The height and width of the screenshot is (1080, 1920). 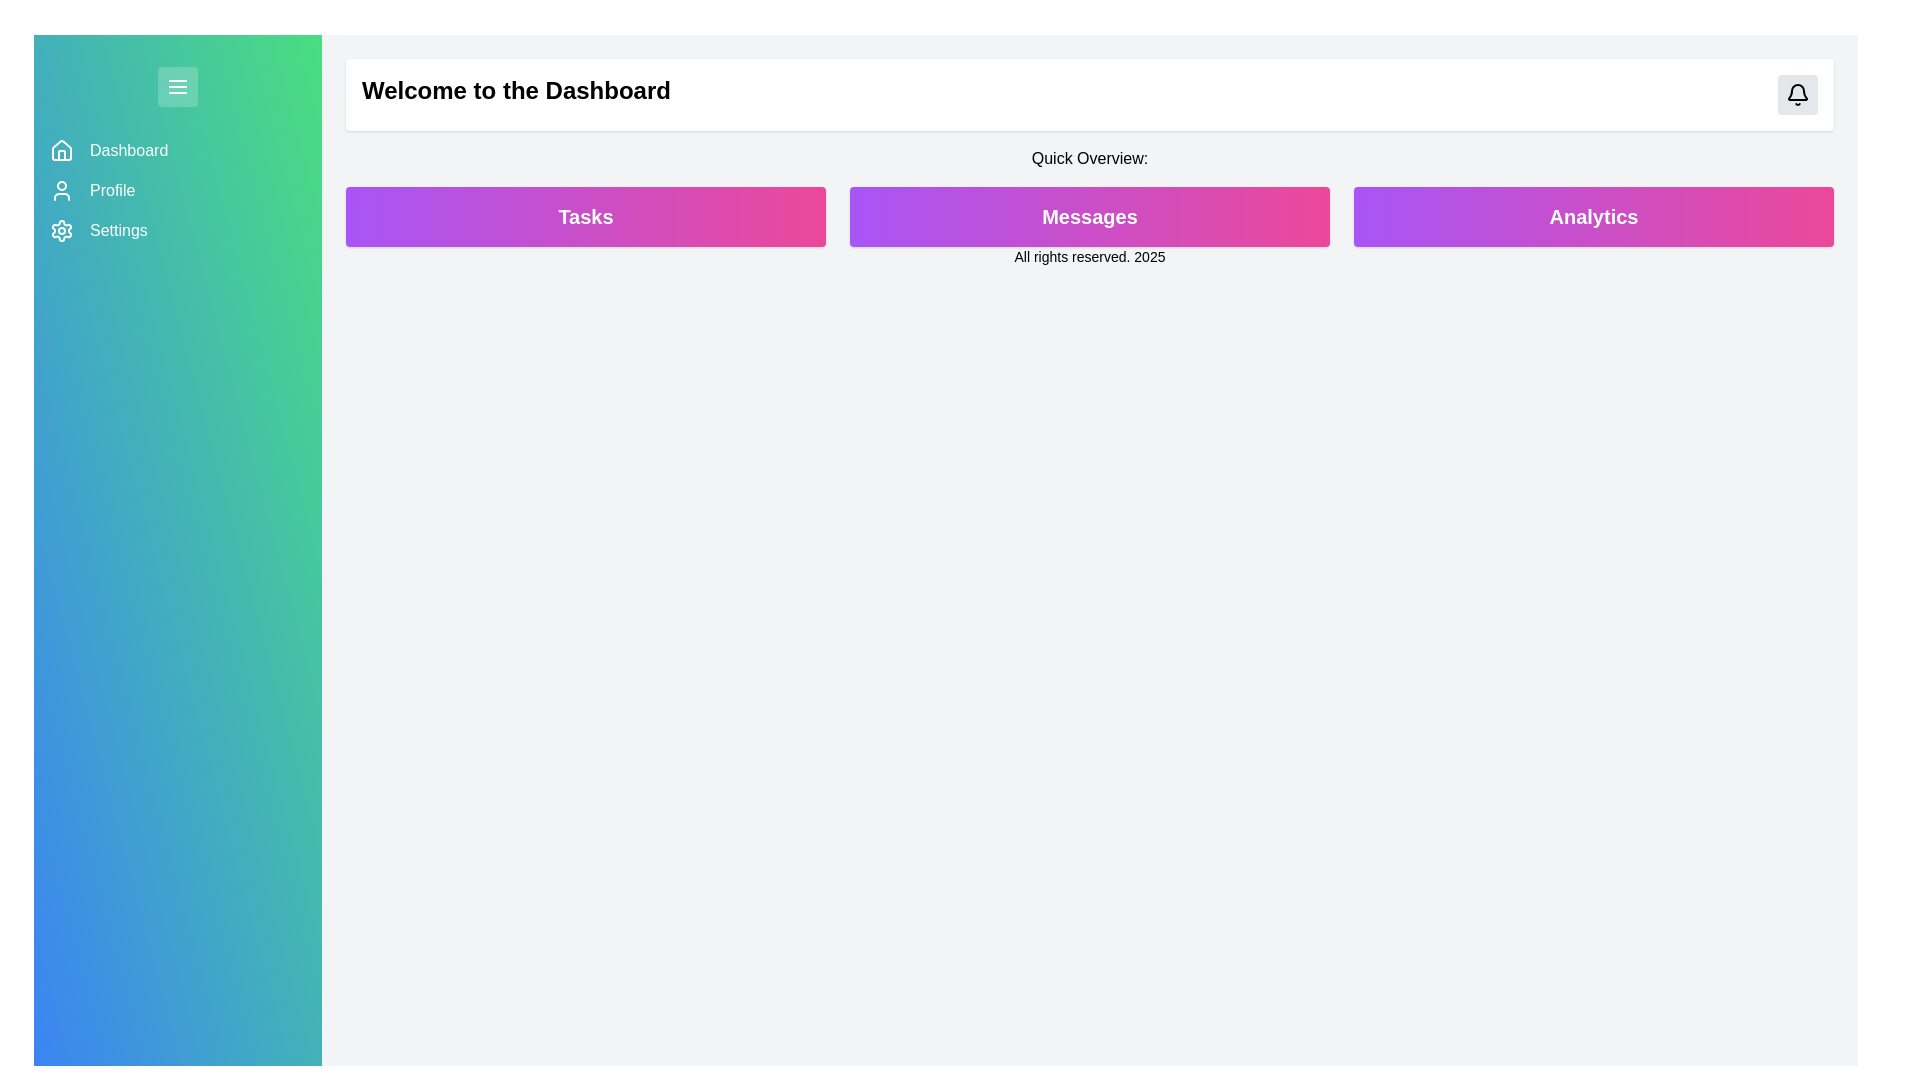 I want to click on the navigation label positioned at the bottom of the sidebar, below 'Dashboard' and 'Profile', so click(x=117, y=230).